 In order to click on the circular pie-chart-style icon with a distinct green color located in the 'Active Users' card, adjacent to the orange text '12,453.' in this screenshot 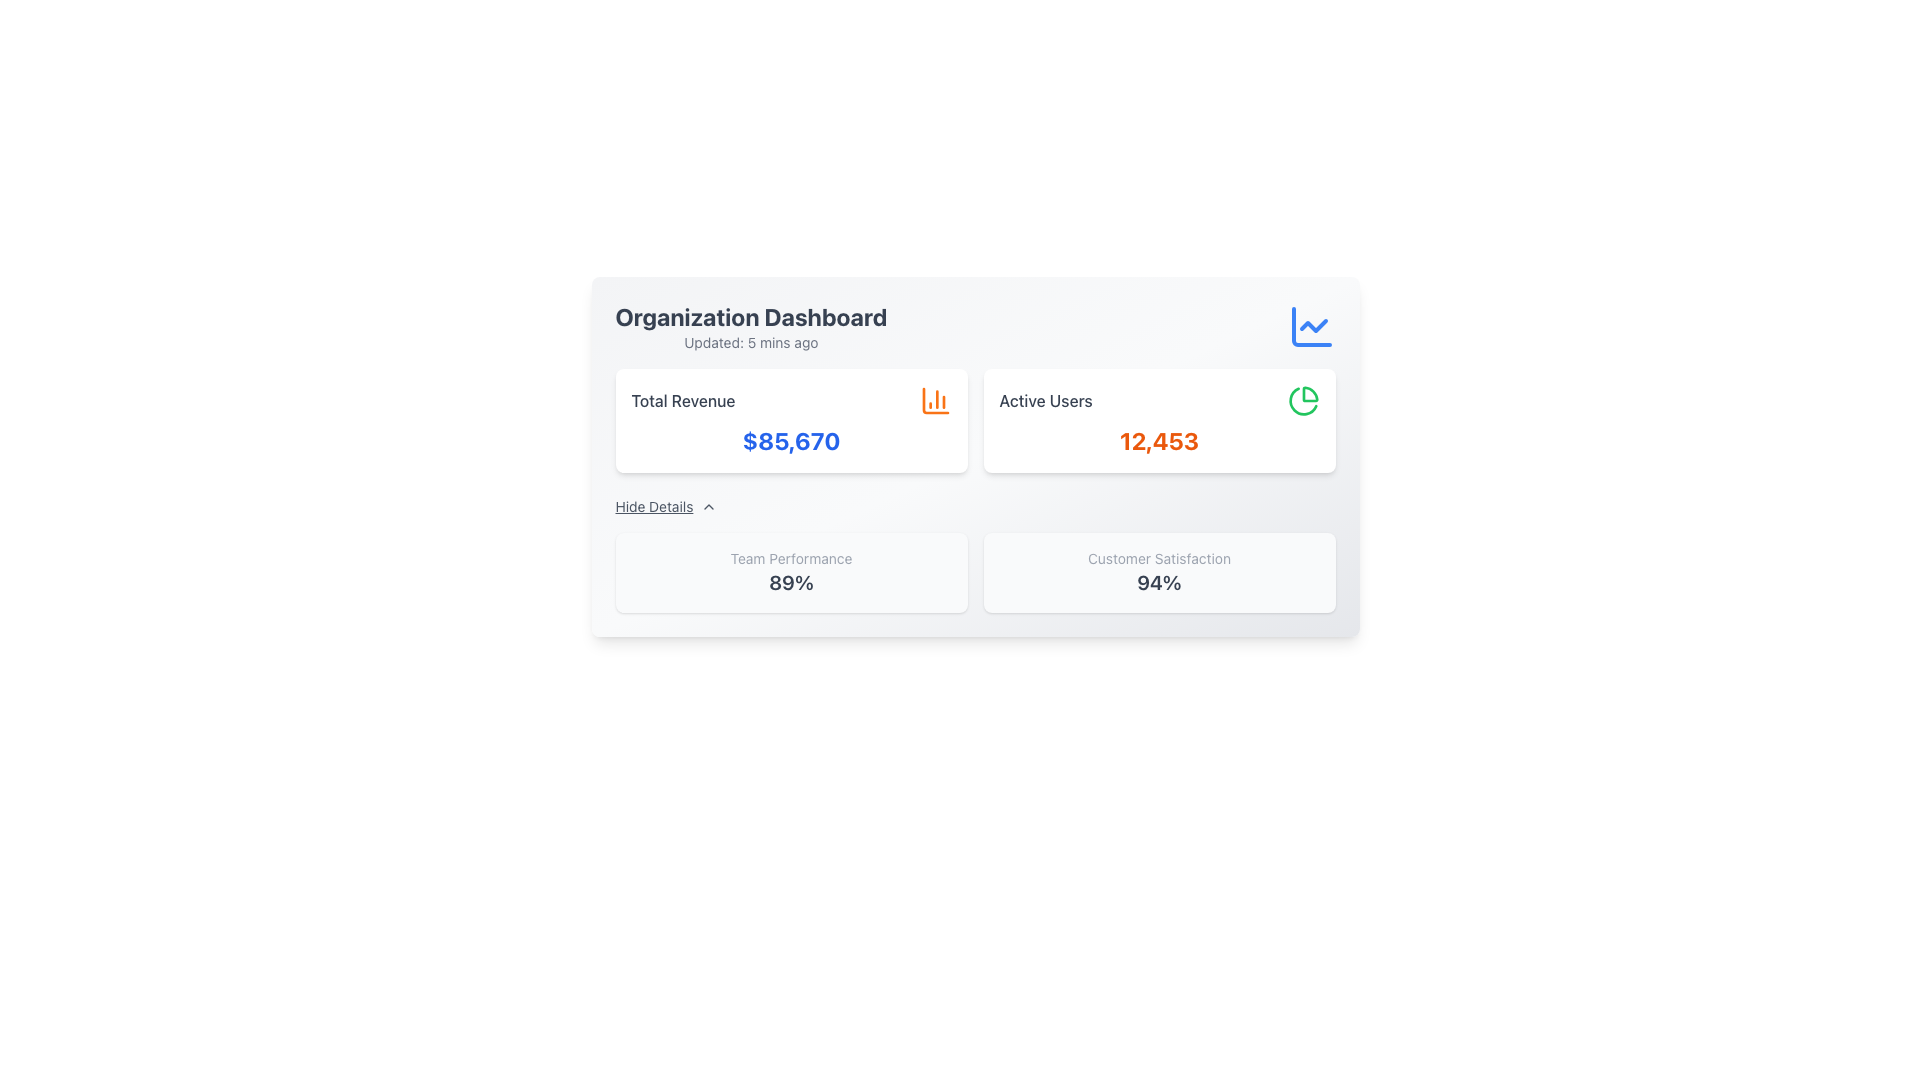, I will do `click(1303, 401)`.